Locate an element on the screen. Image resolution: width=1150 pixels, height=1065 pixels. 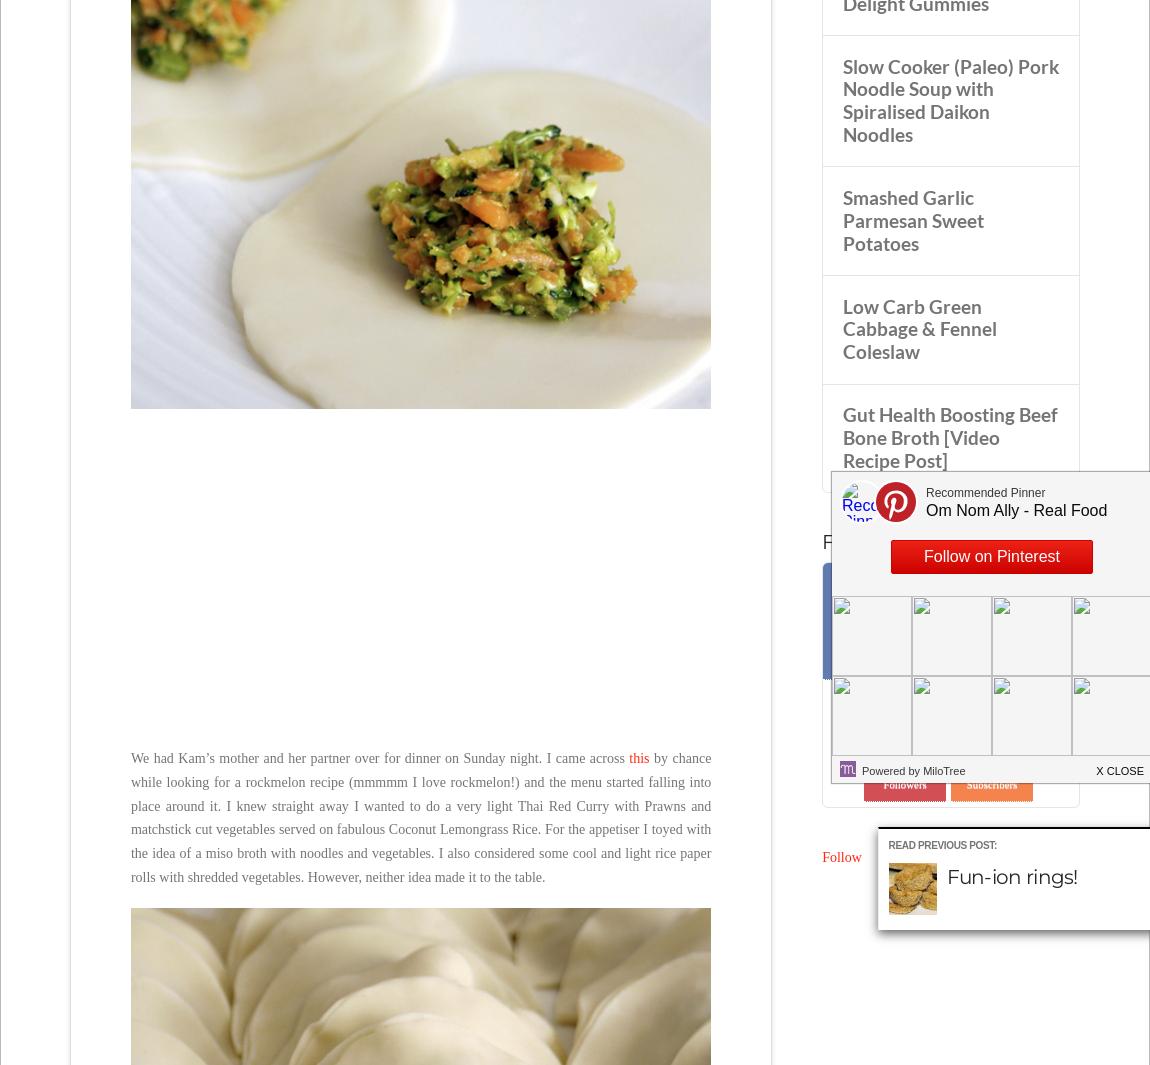
'Slow Cooker (Paleo) Pork Noodle Soup with Spiralised Daikon Noodles' is located at coordinates (950, 99).